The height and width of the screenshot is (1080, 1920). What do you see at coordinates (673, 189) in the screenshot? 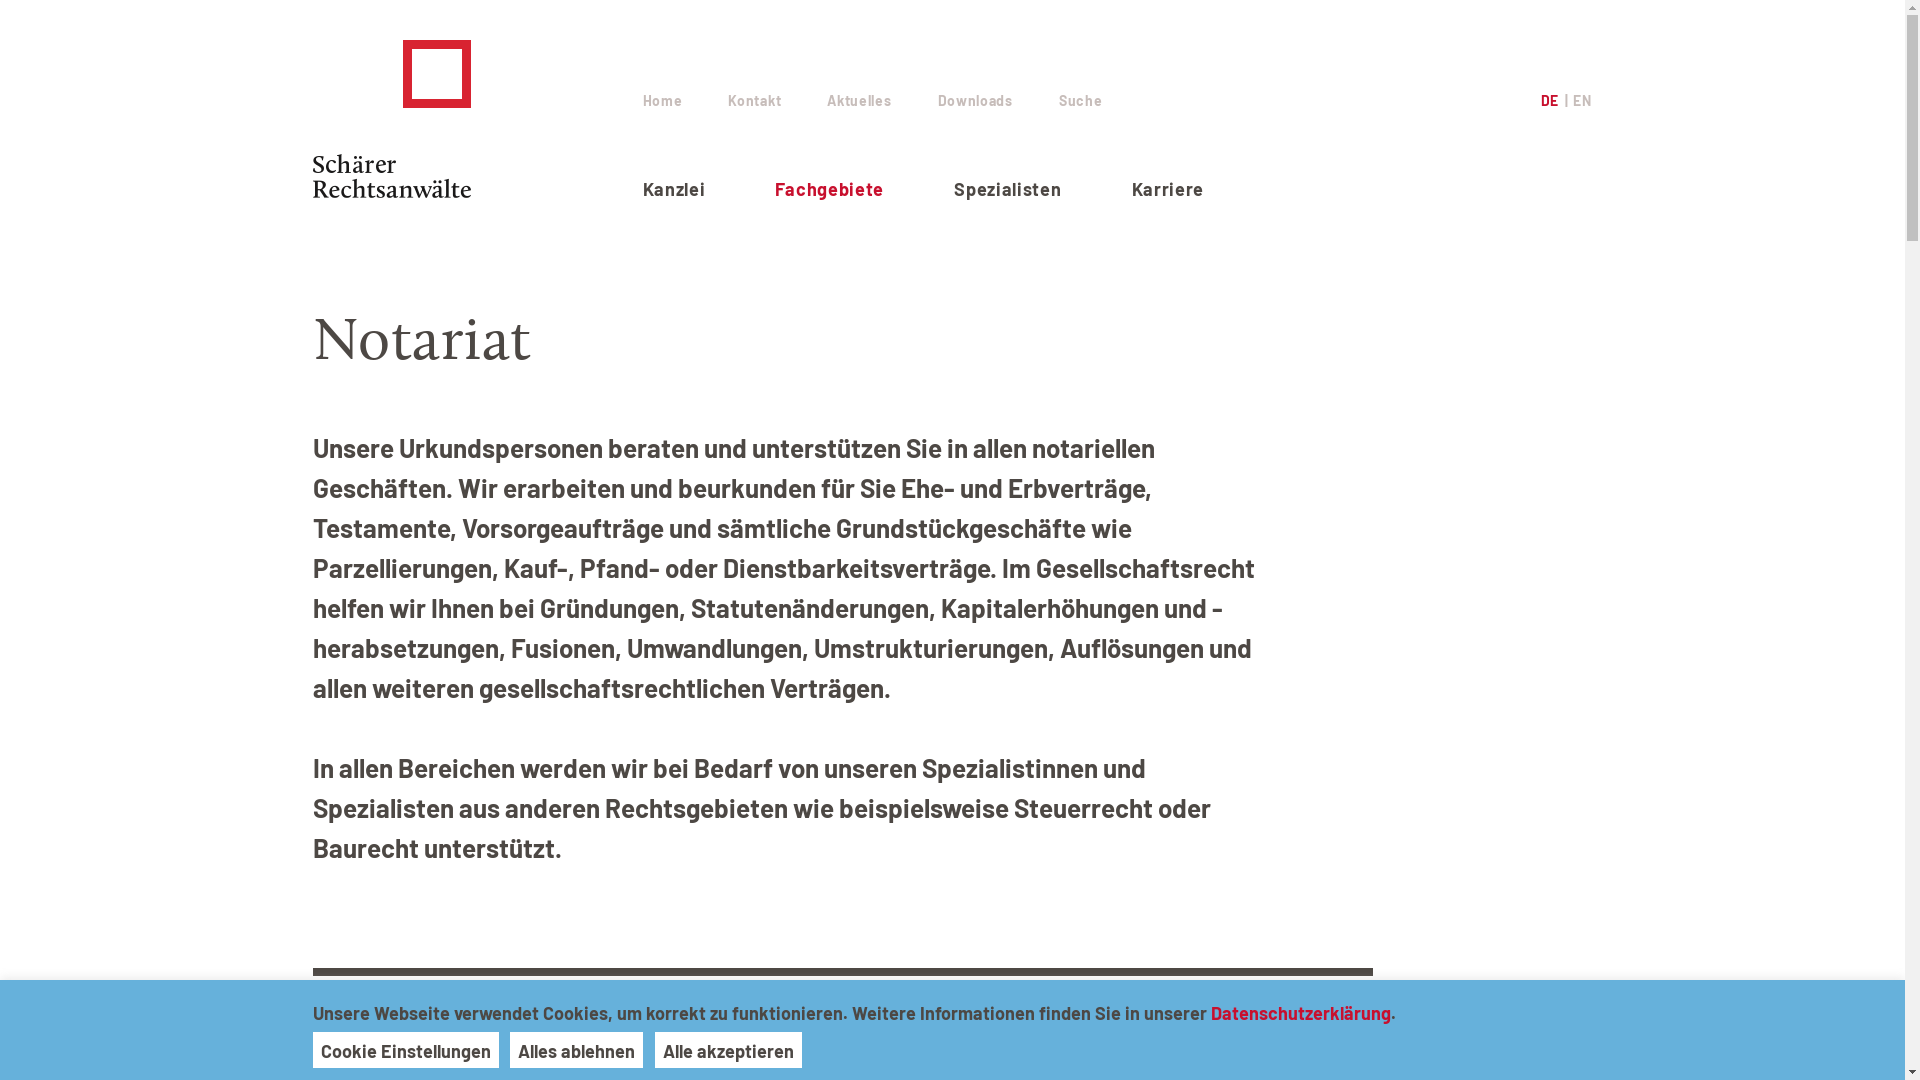
I see `'Kanzlei'` at bounding box center [673, 189].